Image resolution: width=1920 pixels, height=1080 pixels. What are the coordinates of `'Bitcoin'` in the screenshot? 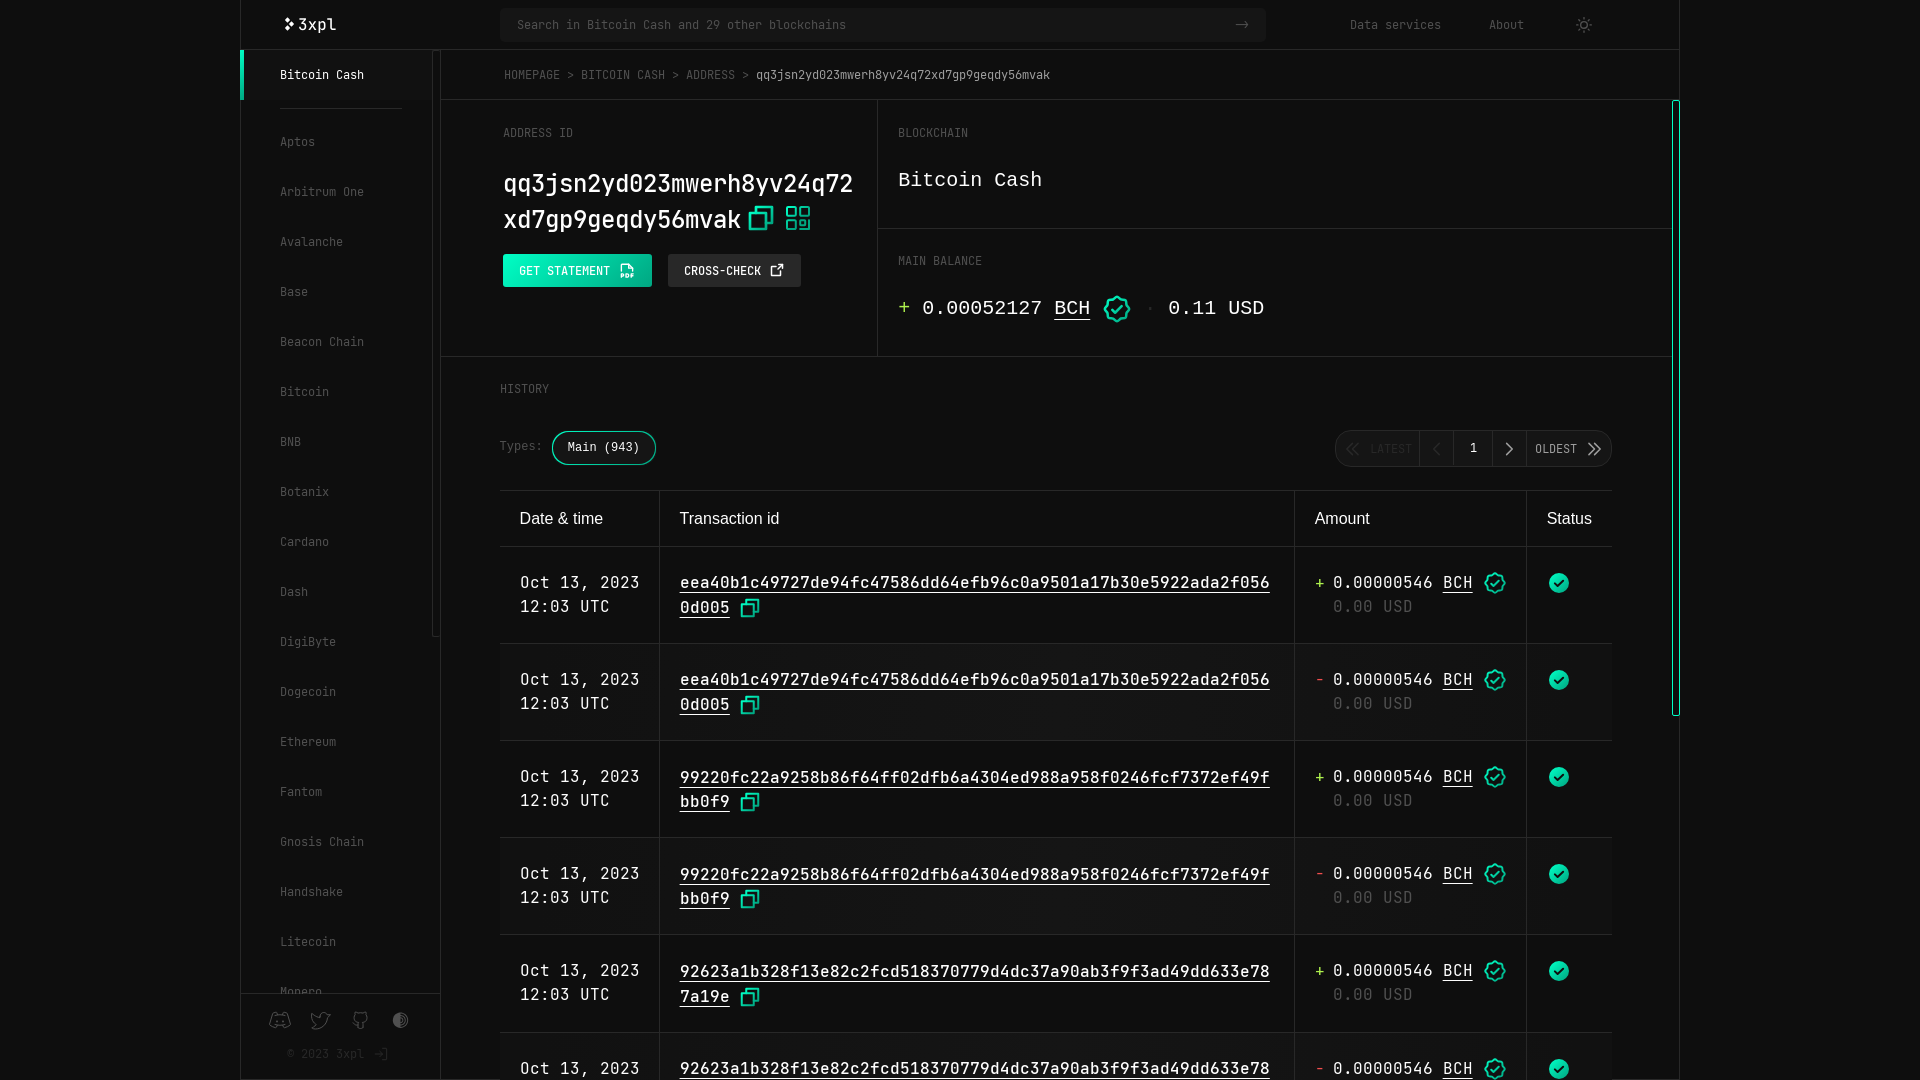 It's located at (240, 392).